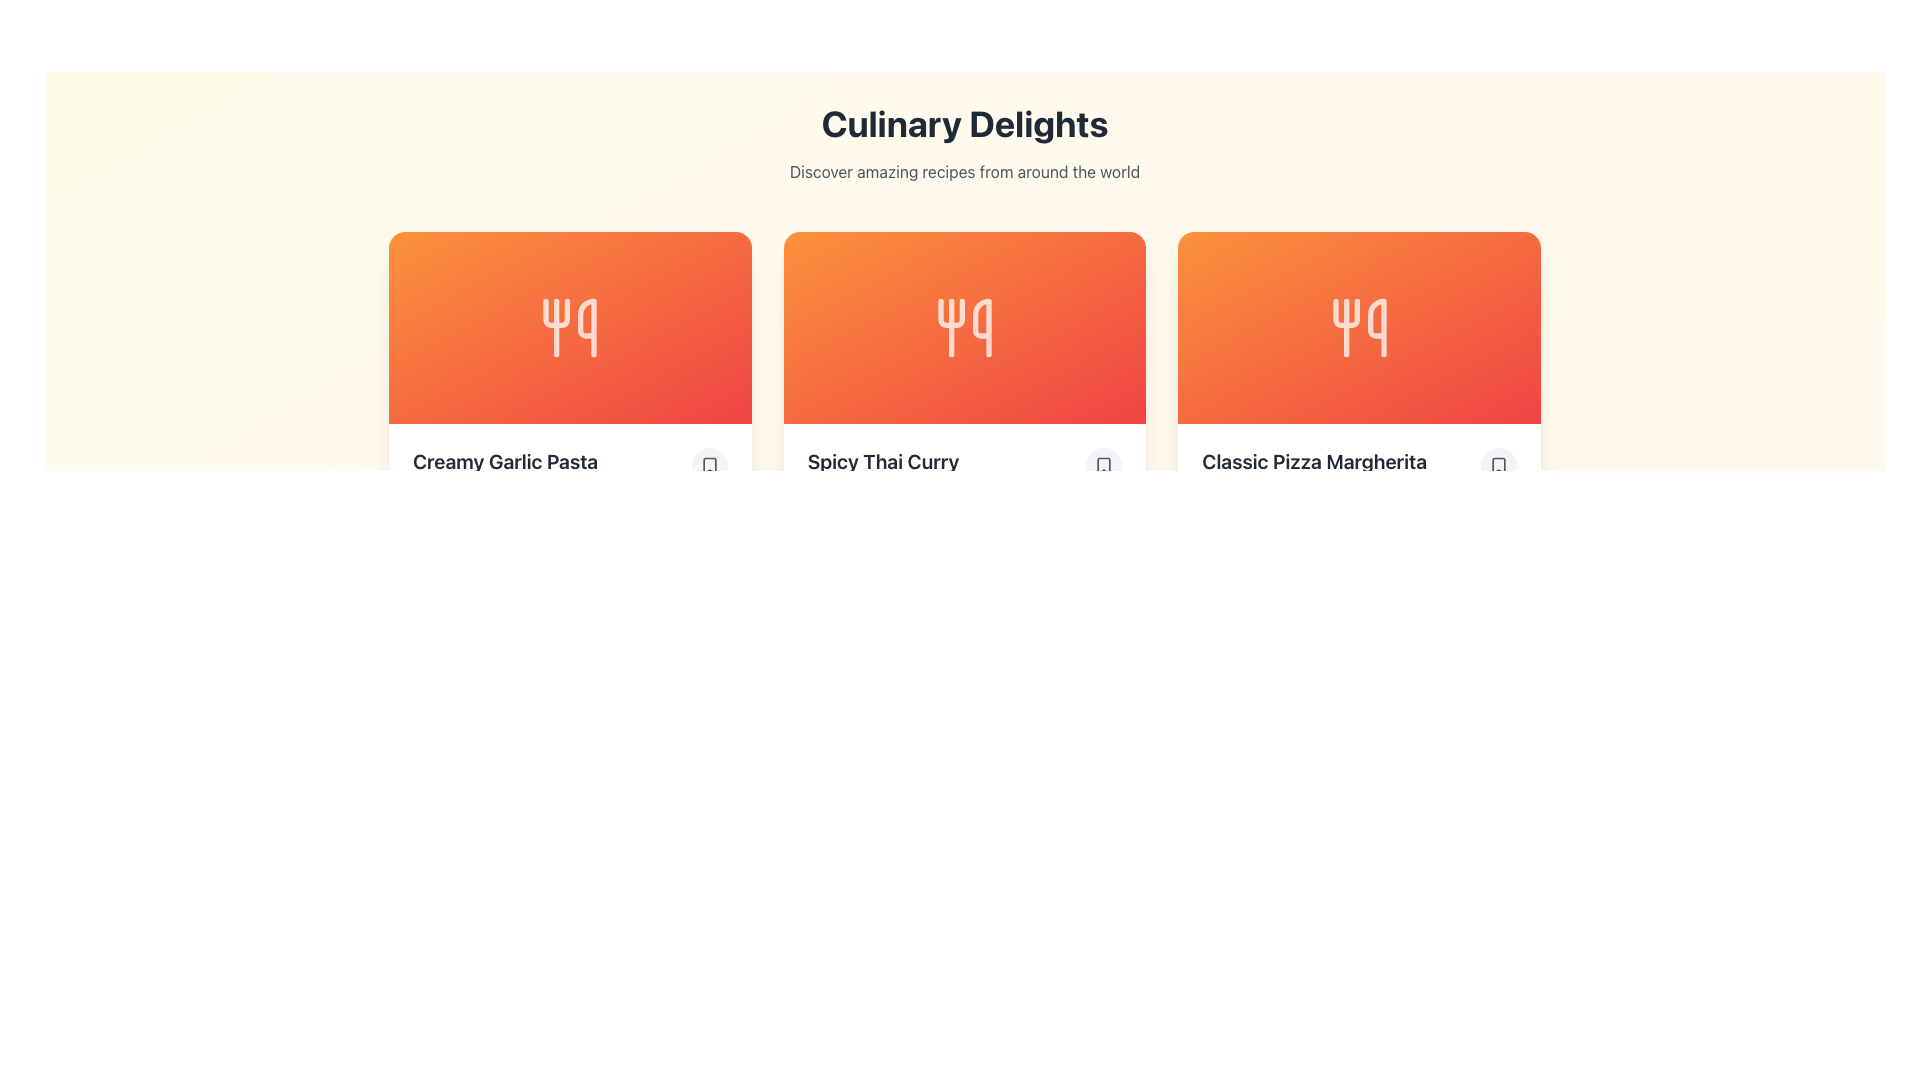  What do you see at coordinates (882, 462) in the screenshot?
I see `text displayed in the title label of the culinary card located in the middle card of a three-card layout beneath an orange and red gradient panel` at bounding box center [882, 462].